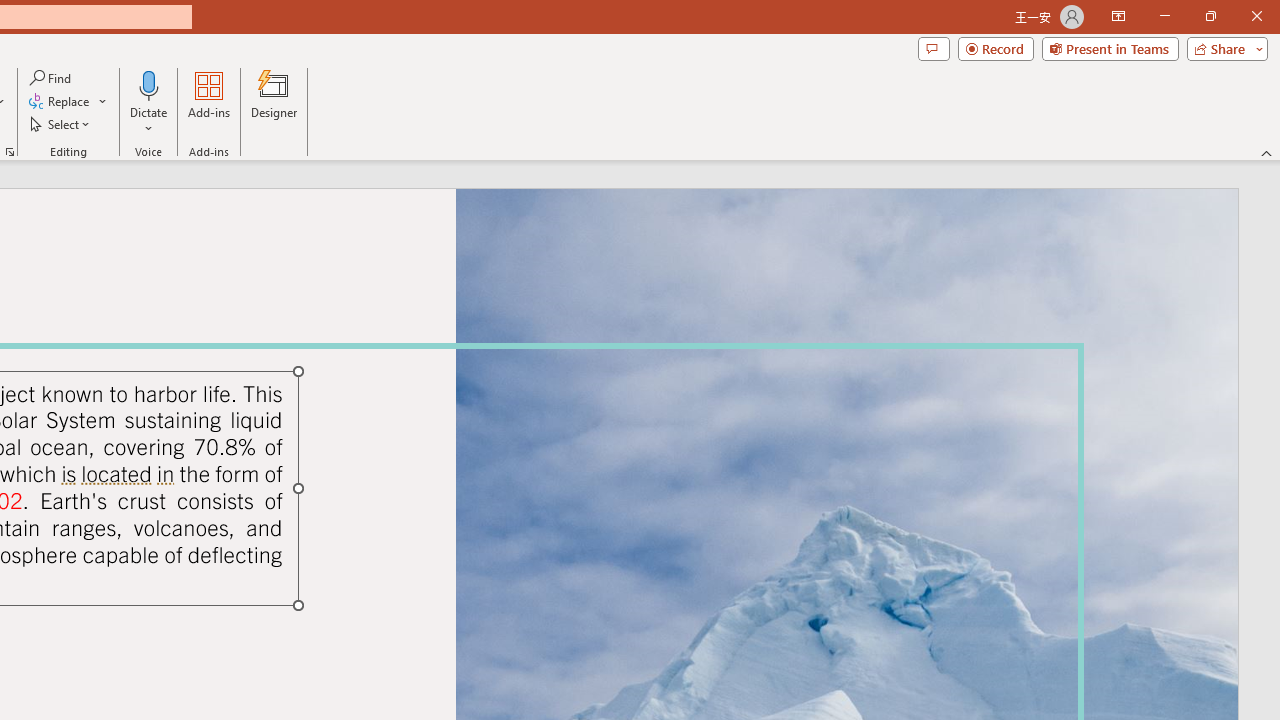 This screenshot has height=720, width=1280. I want to click on 'Dictate', so click(148, 103).